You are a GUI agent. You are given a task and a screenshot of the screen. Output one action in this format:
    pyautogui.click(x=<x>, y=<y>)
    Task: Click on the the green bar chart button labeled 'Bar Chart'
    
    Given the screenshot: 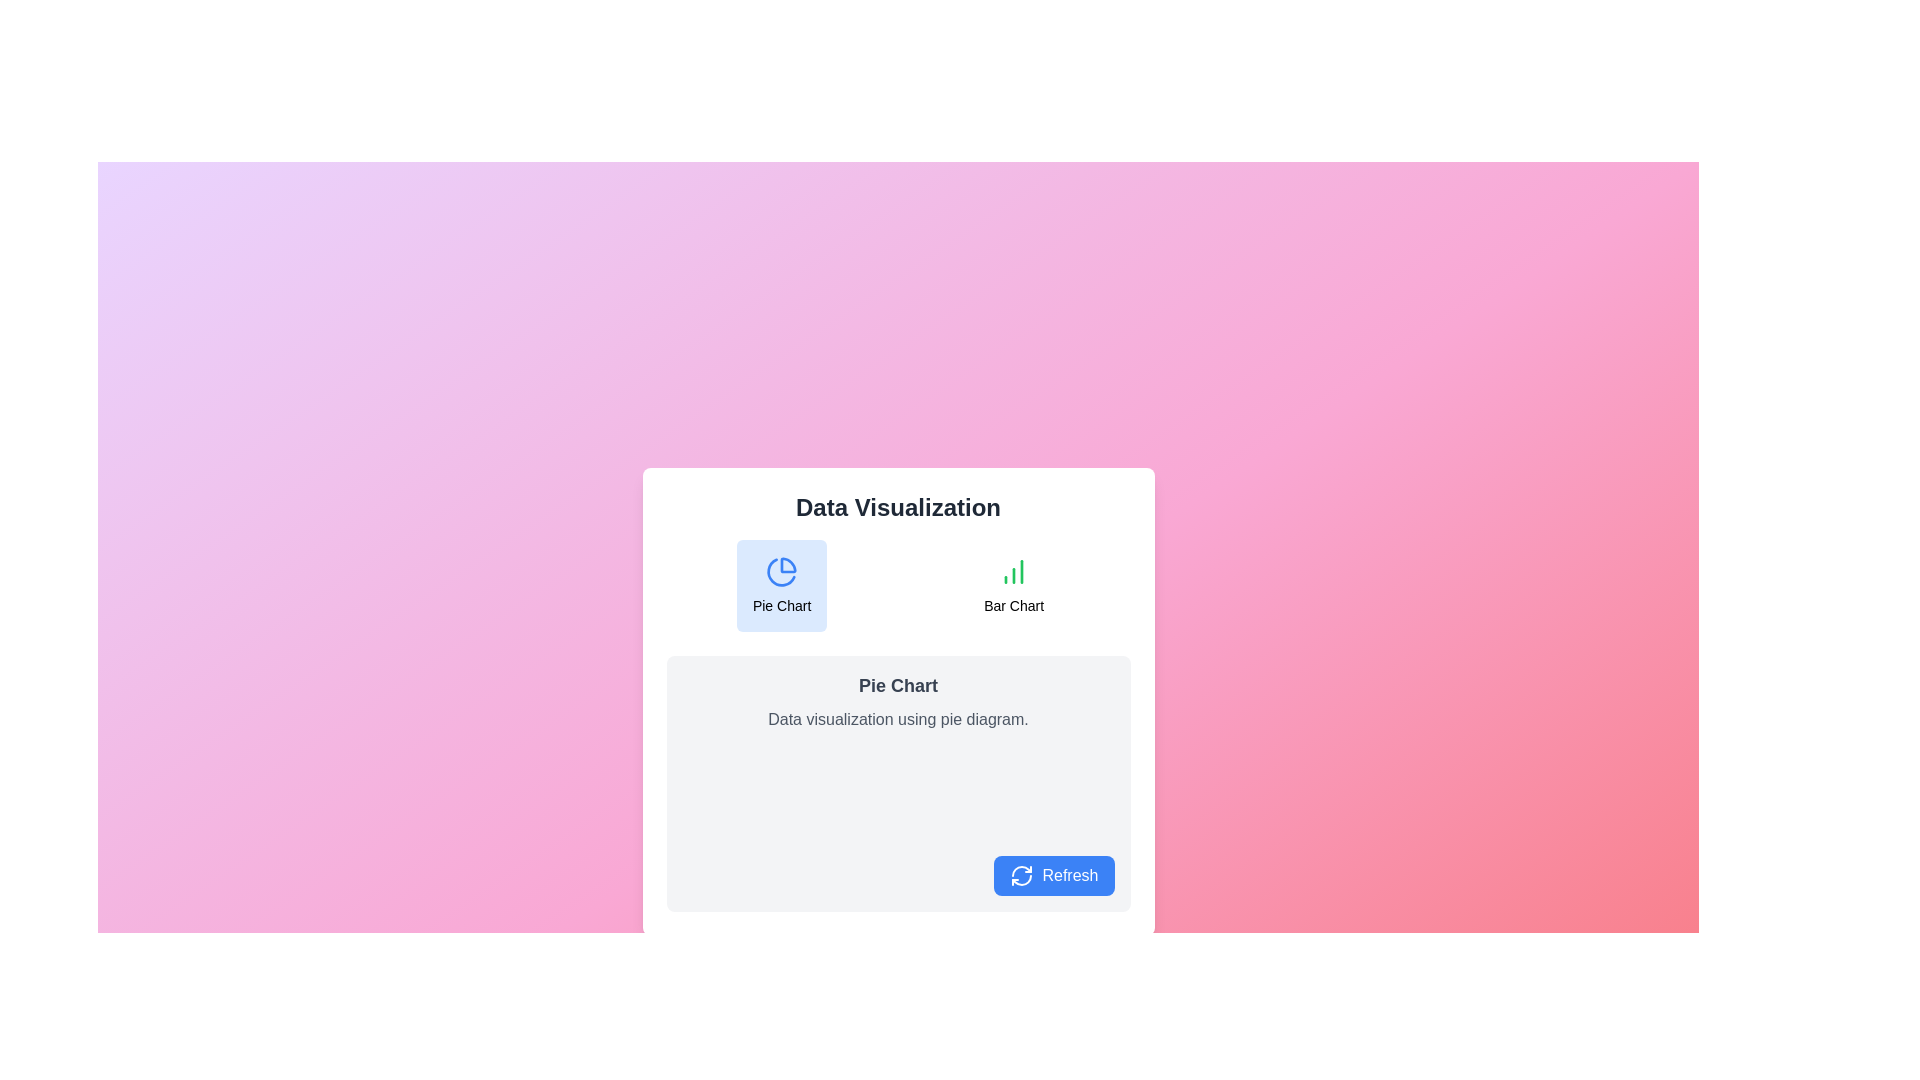 What is the action you would take?
    pyautogui.click(x=1014, y=585)
    